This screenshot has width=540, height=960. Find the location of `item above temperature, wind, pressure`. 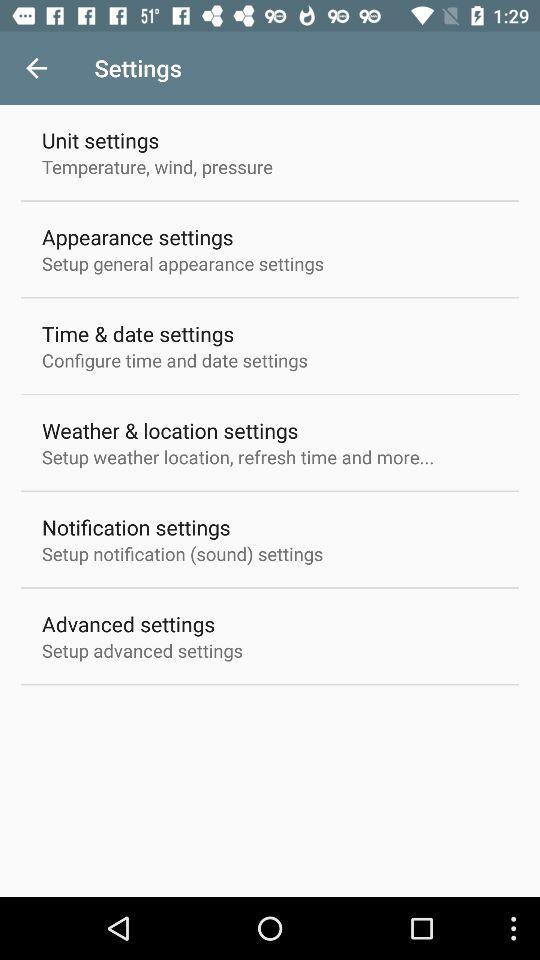

item above temperature, wind, pressure is located at coordinates (99, 139).